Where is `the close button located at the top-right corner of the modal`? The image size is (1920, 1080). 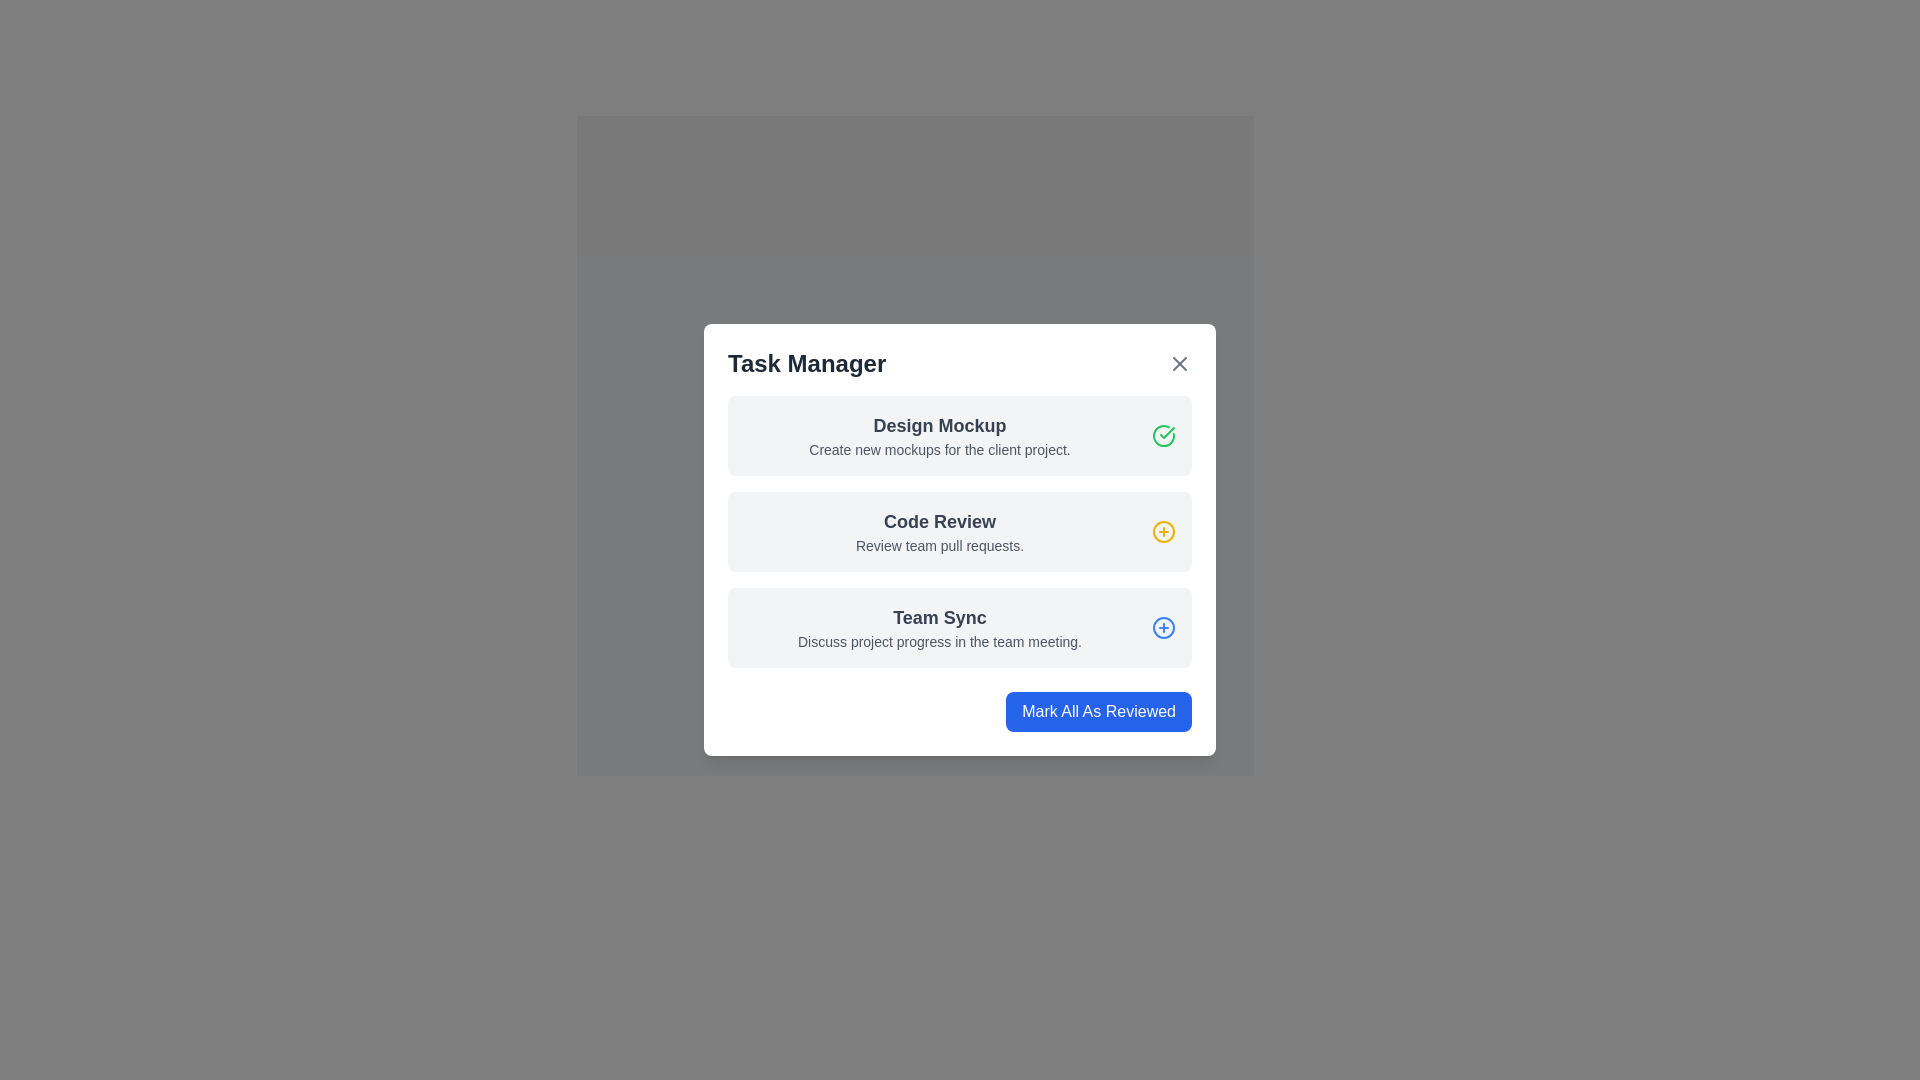
the close button located at the top-right corner of the modal is located at coordinates (1180, 363).